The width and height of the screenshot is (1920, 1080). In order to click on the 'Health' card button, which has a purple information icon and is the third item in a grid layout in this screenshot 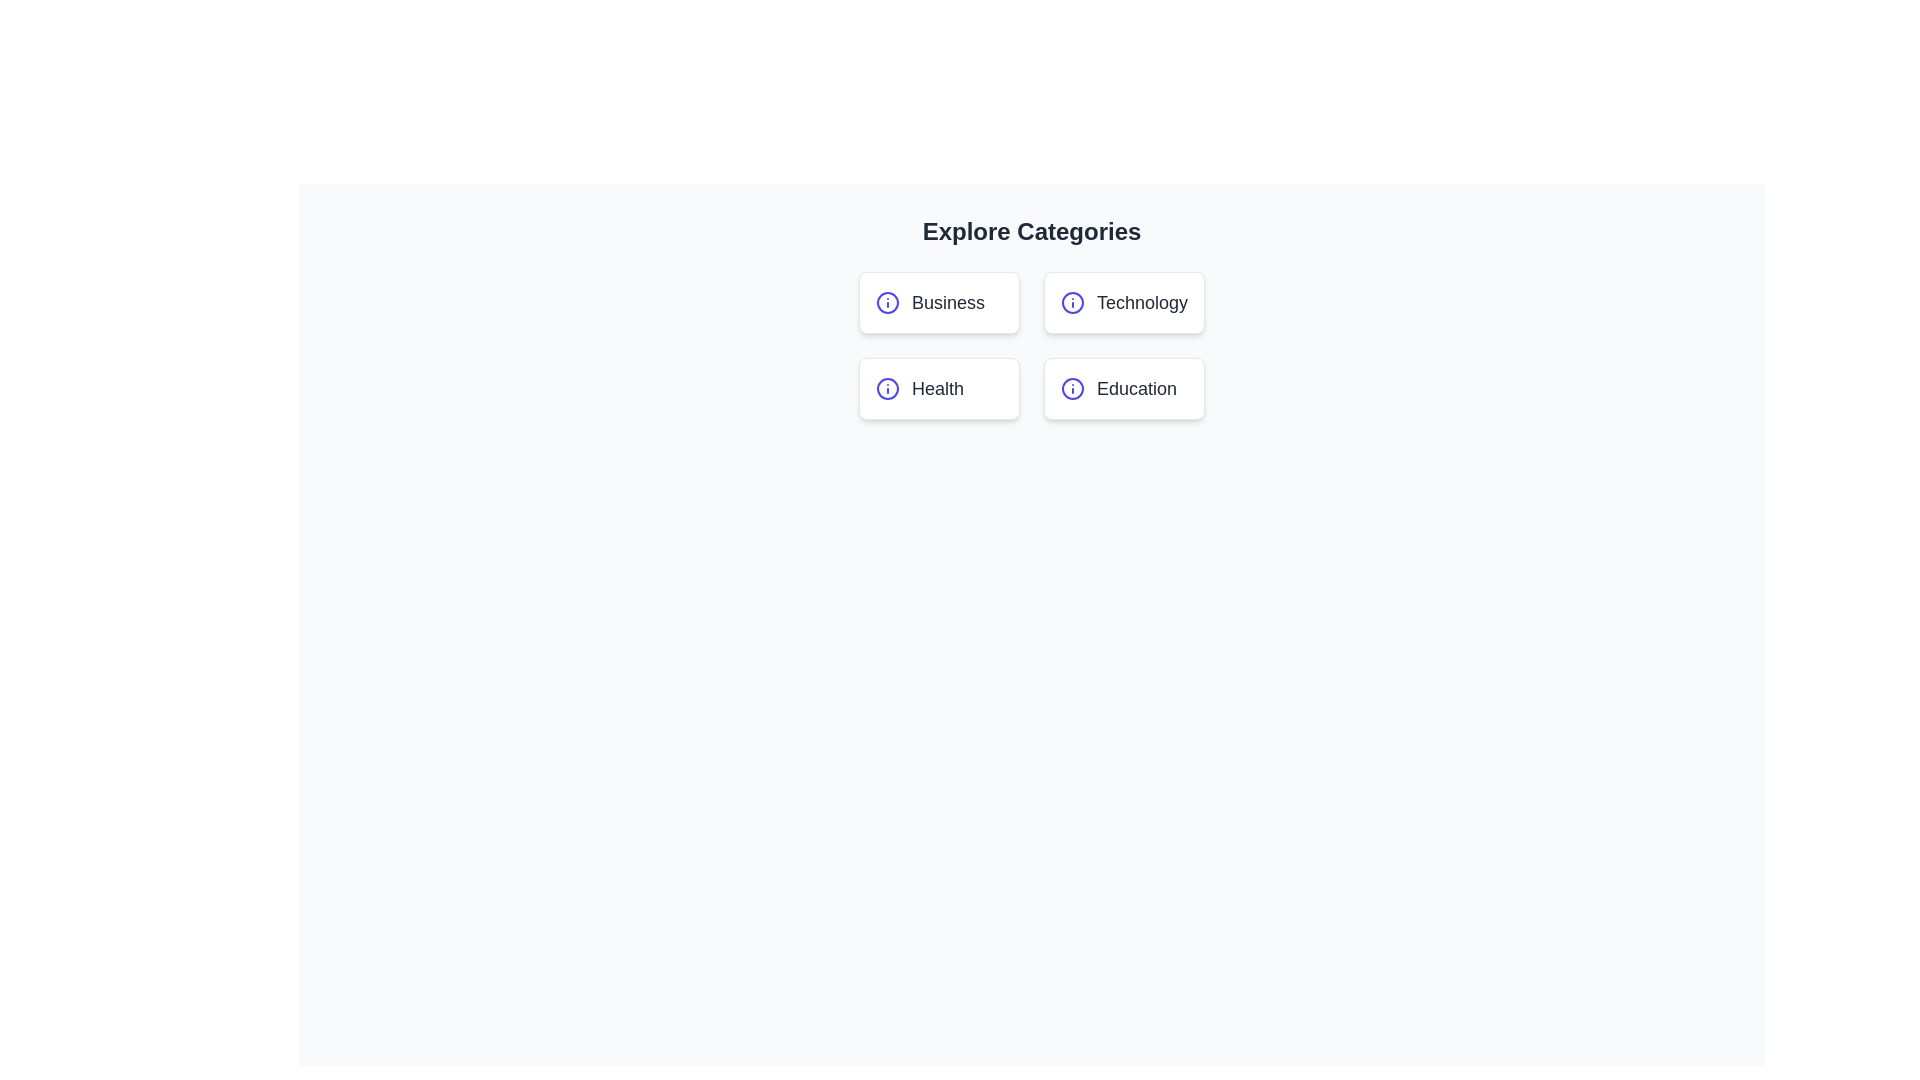, I will do `click(938, 389)`.